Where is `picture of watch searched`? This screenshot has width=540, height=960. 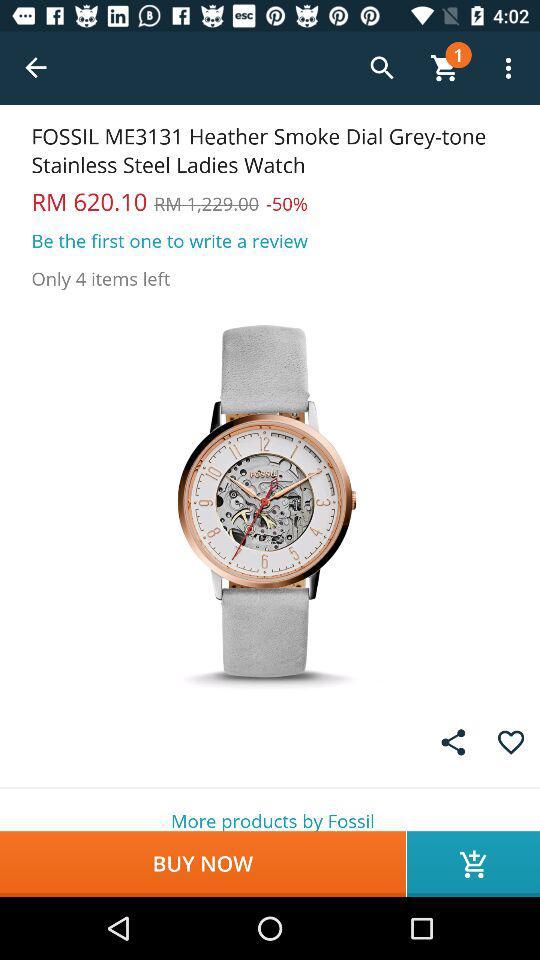
picture of watch searched is located at coordinates (270, 500).